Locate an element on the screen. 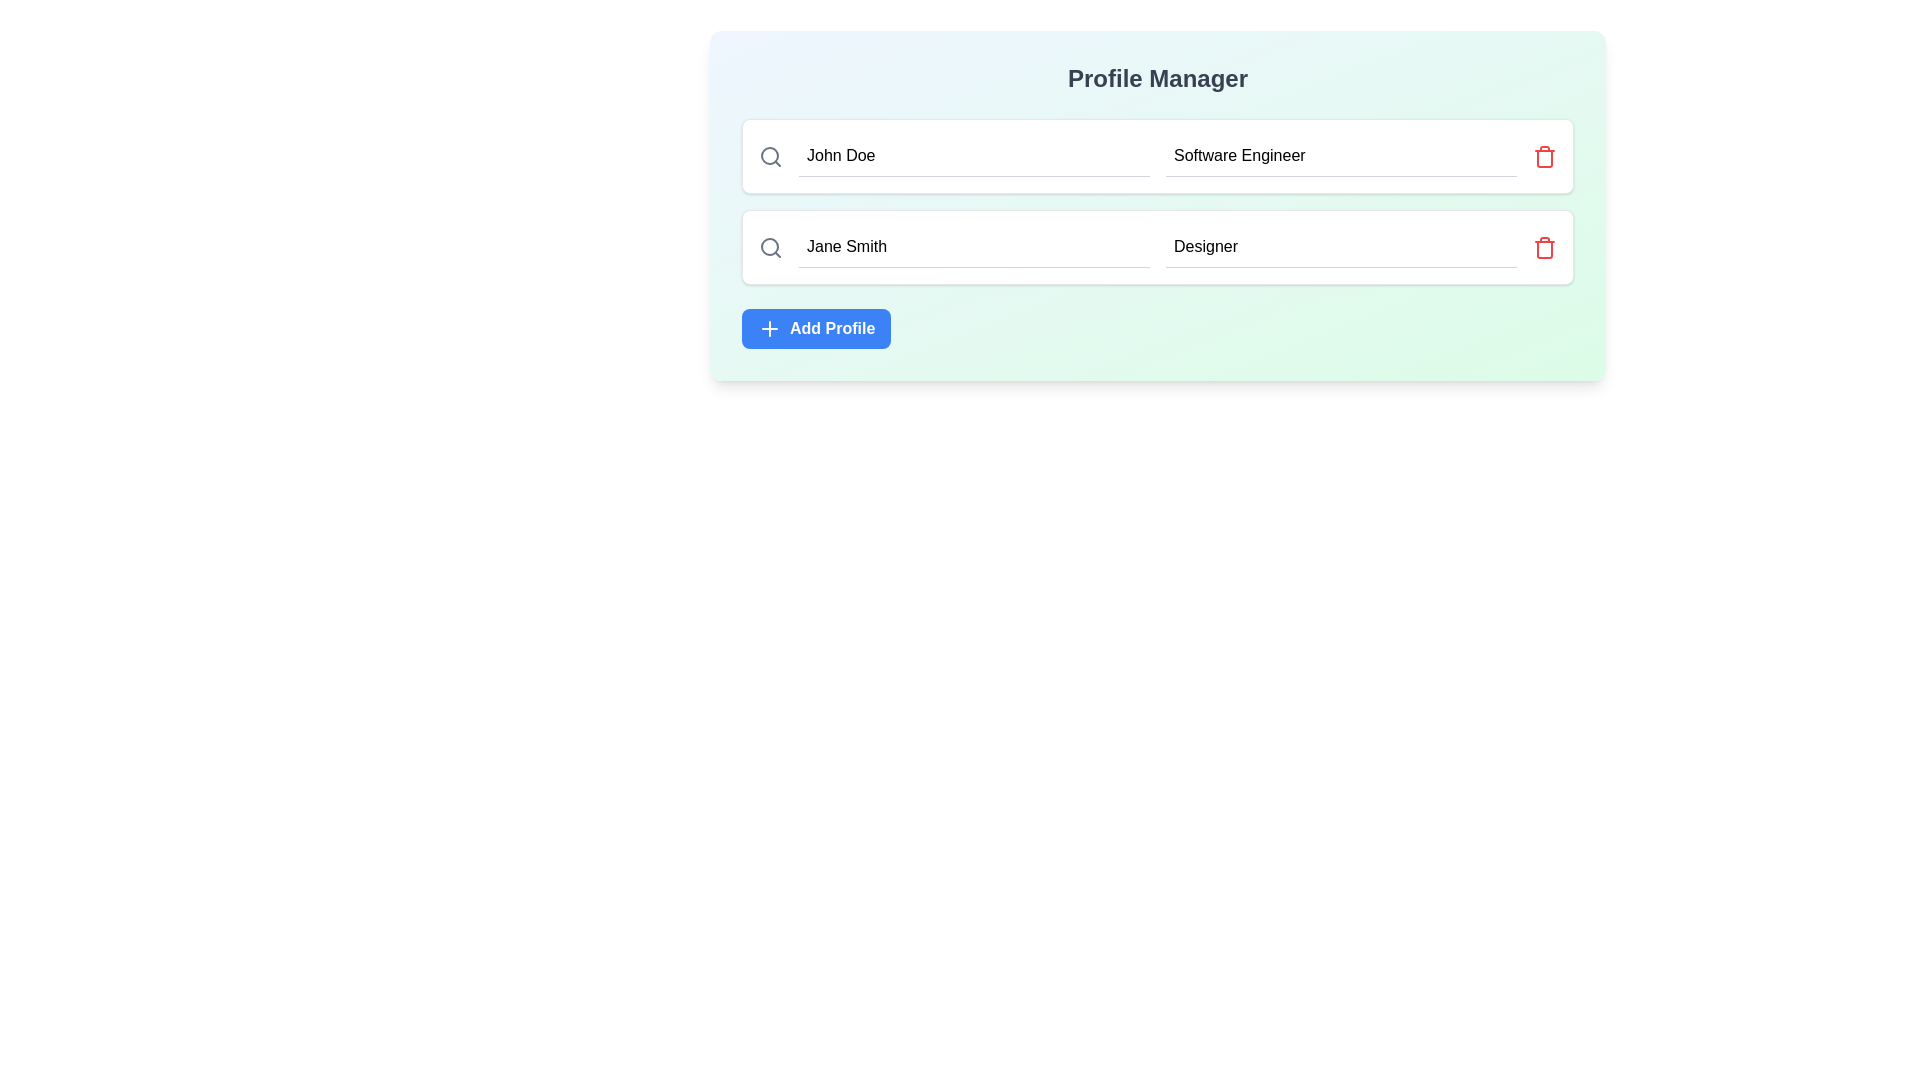 Image resolution: width=1920 pixels, height=1080 pixels. the delete SVG icon located in the rightmost section of a profile list entry is located at coordinates (1544, 157).